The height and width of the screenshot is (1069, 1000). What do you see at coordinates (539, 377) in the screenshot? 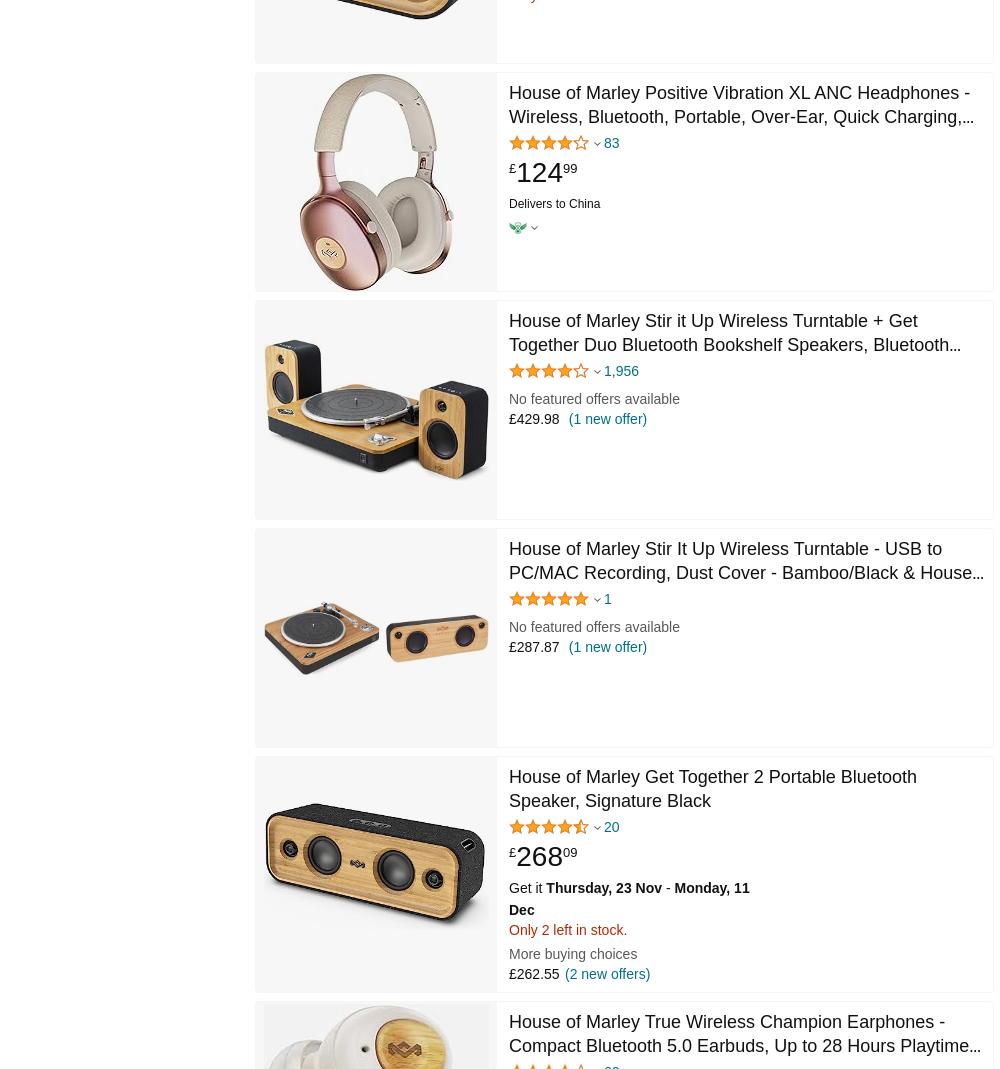
I see `'4.2 out of 5 stars'` at bounding box center [539, 377].